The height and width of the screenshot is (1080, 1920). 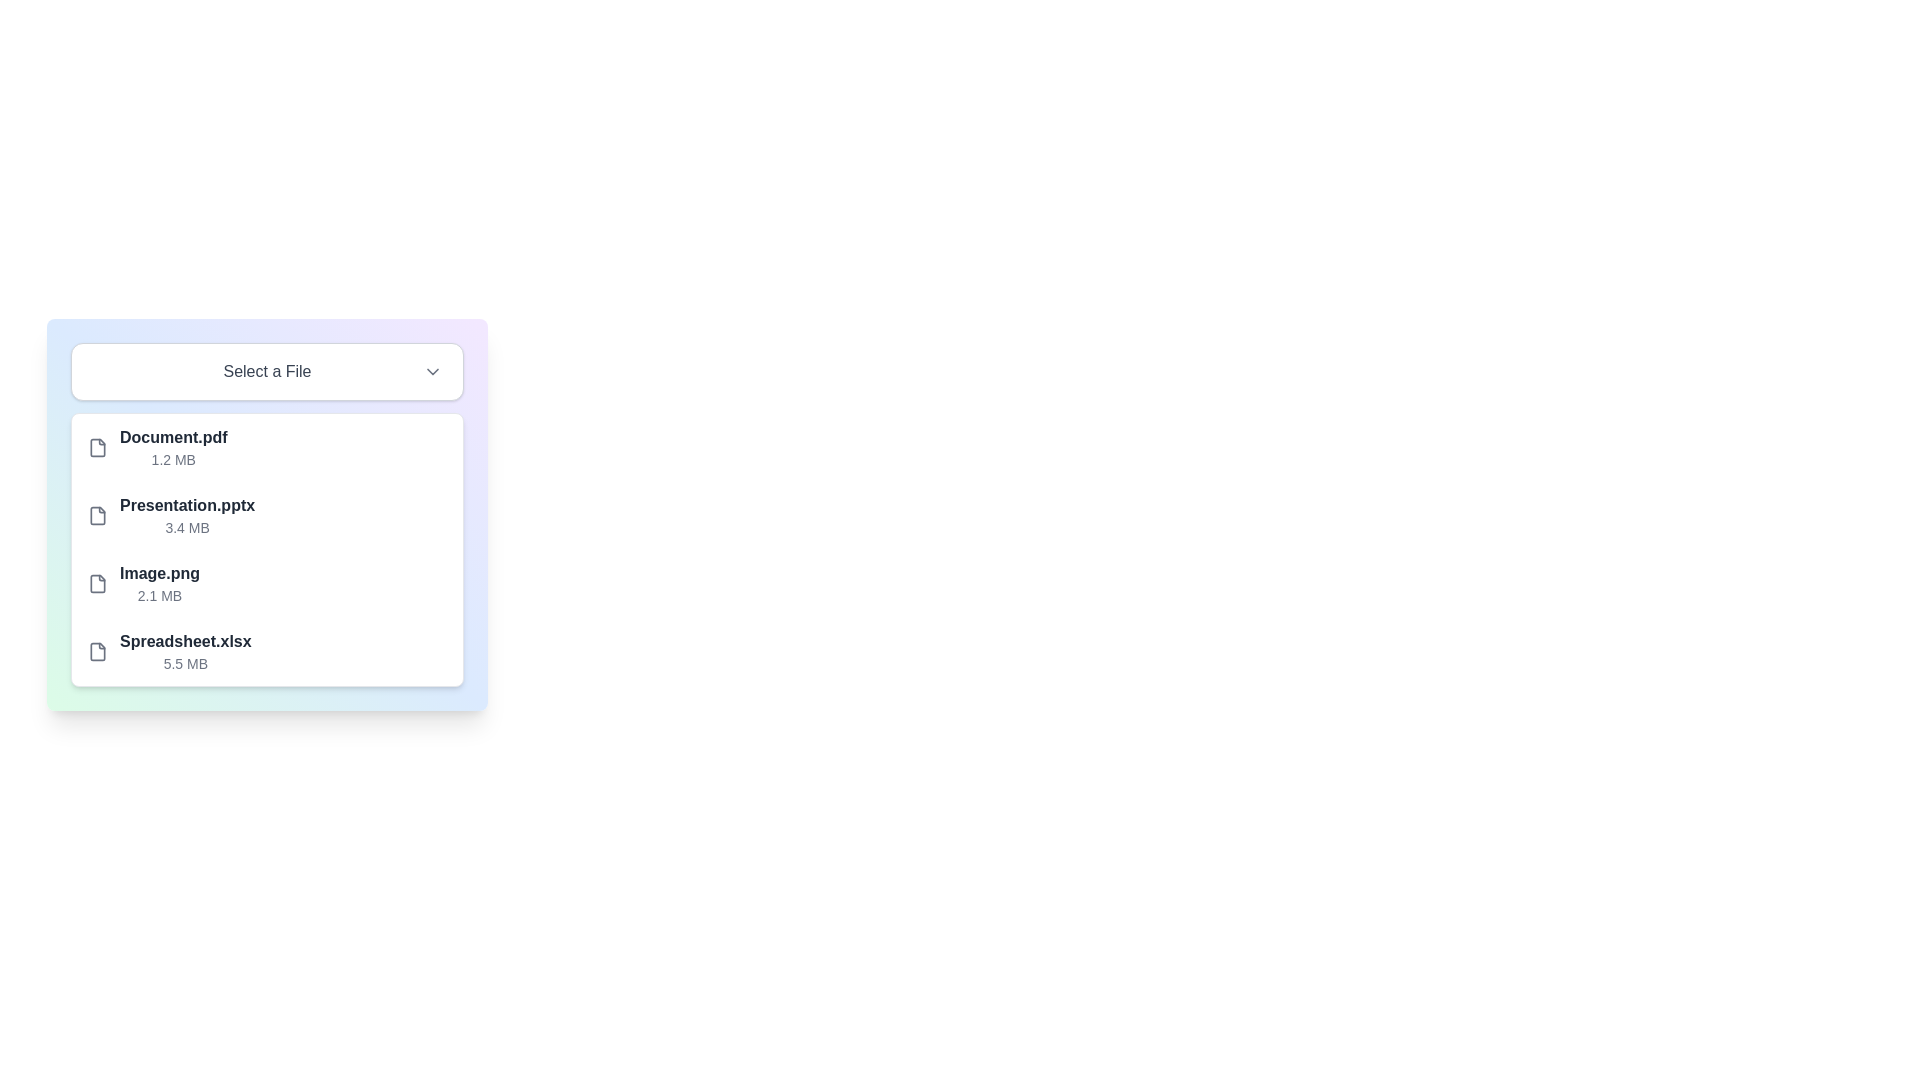 I want to click on the second positioned icon representing the file 'Image.png' in the vertical file list, so click(x=96, y=583).